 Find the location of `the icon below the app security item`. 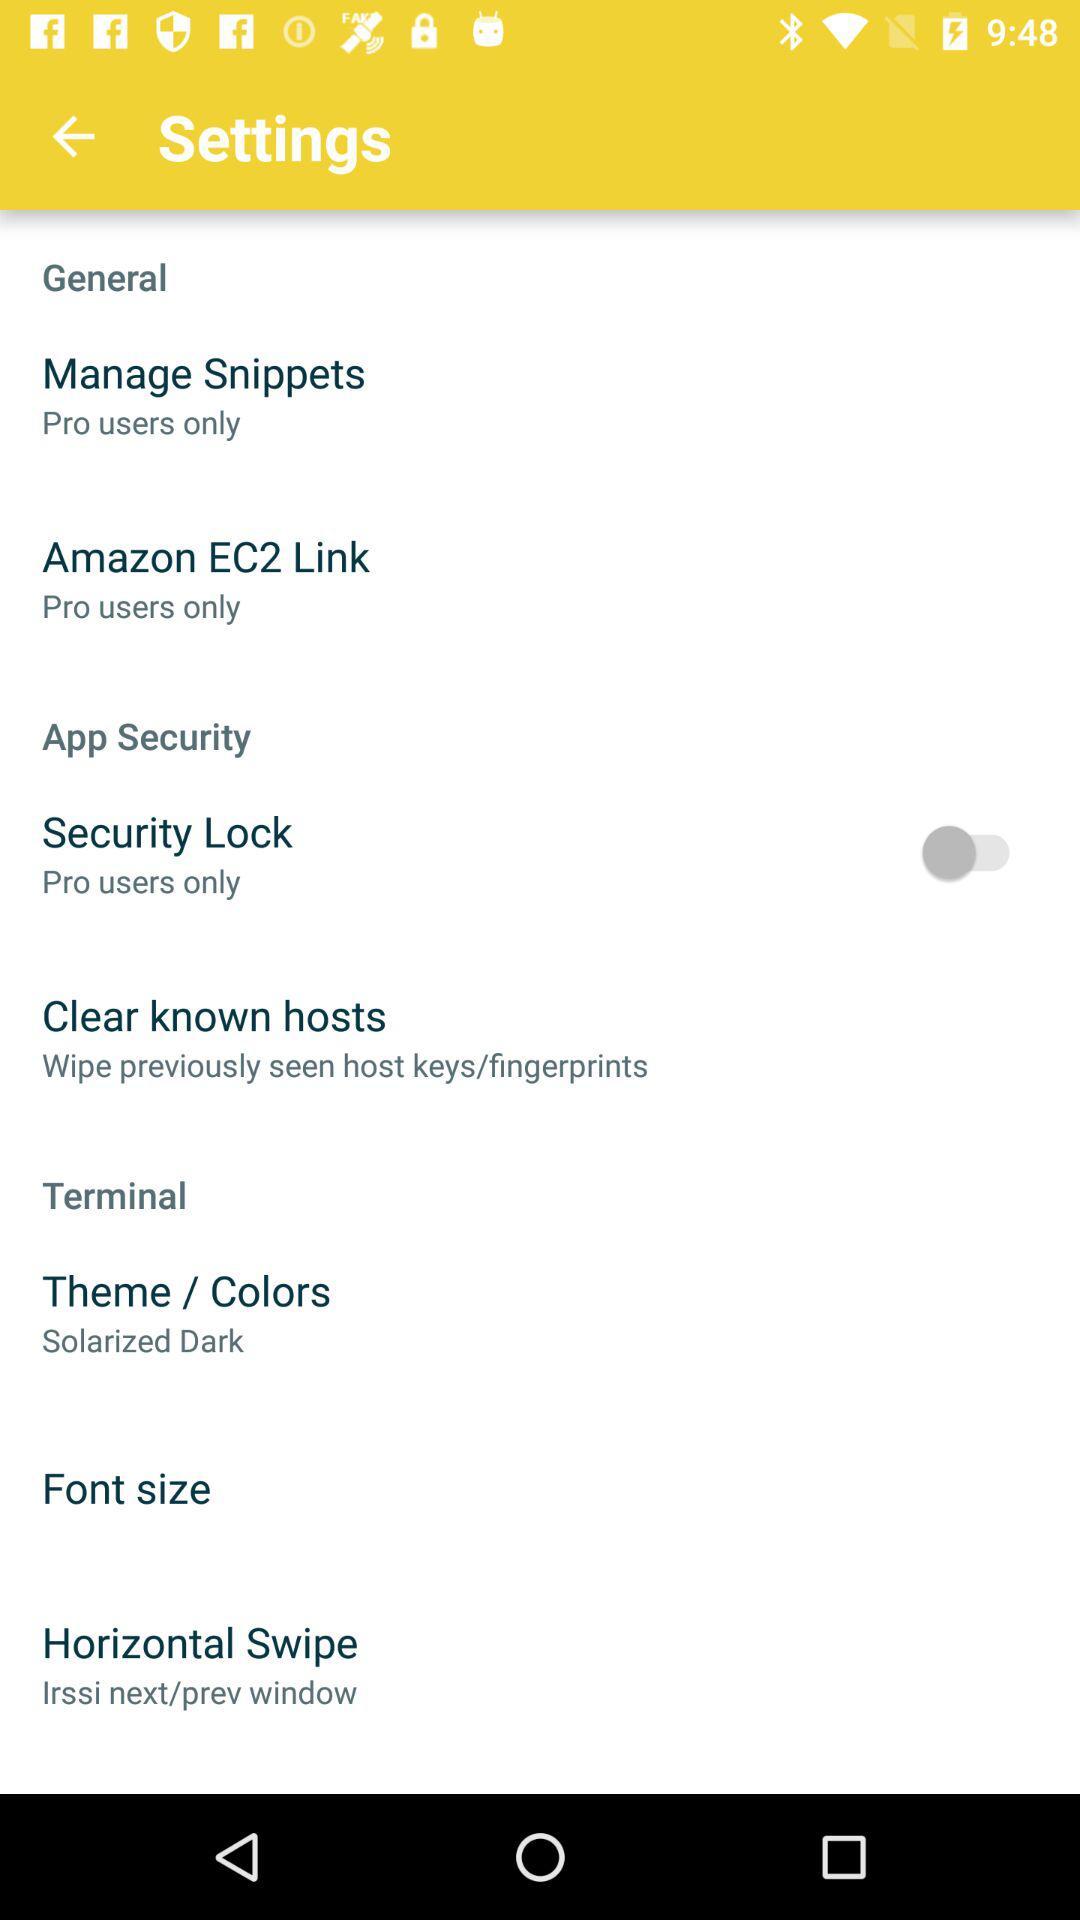

the icon below the app security item is located at coordinates (974, 852).